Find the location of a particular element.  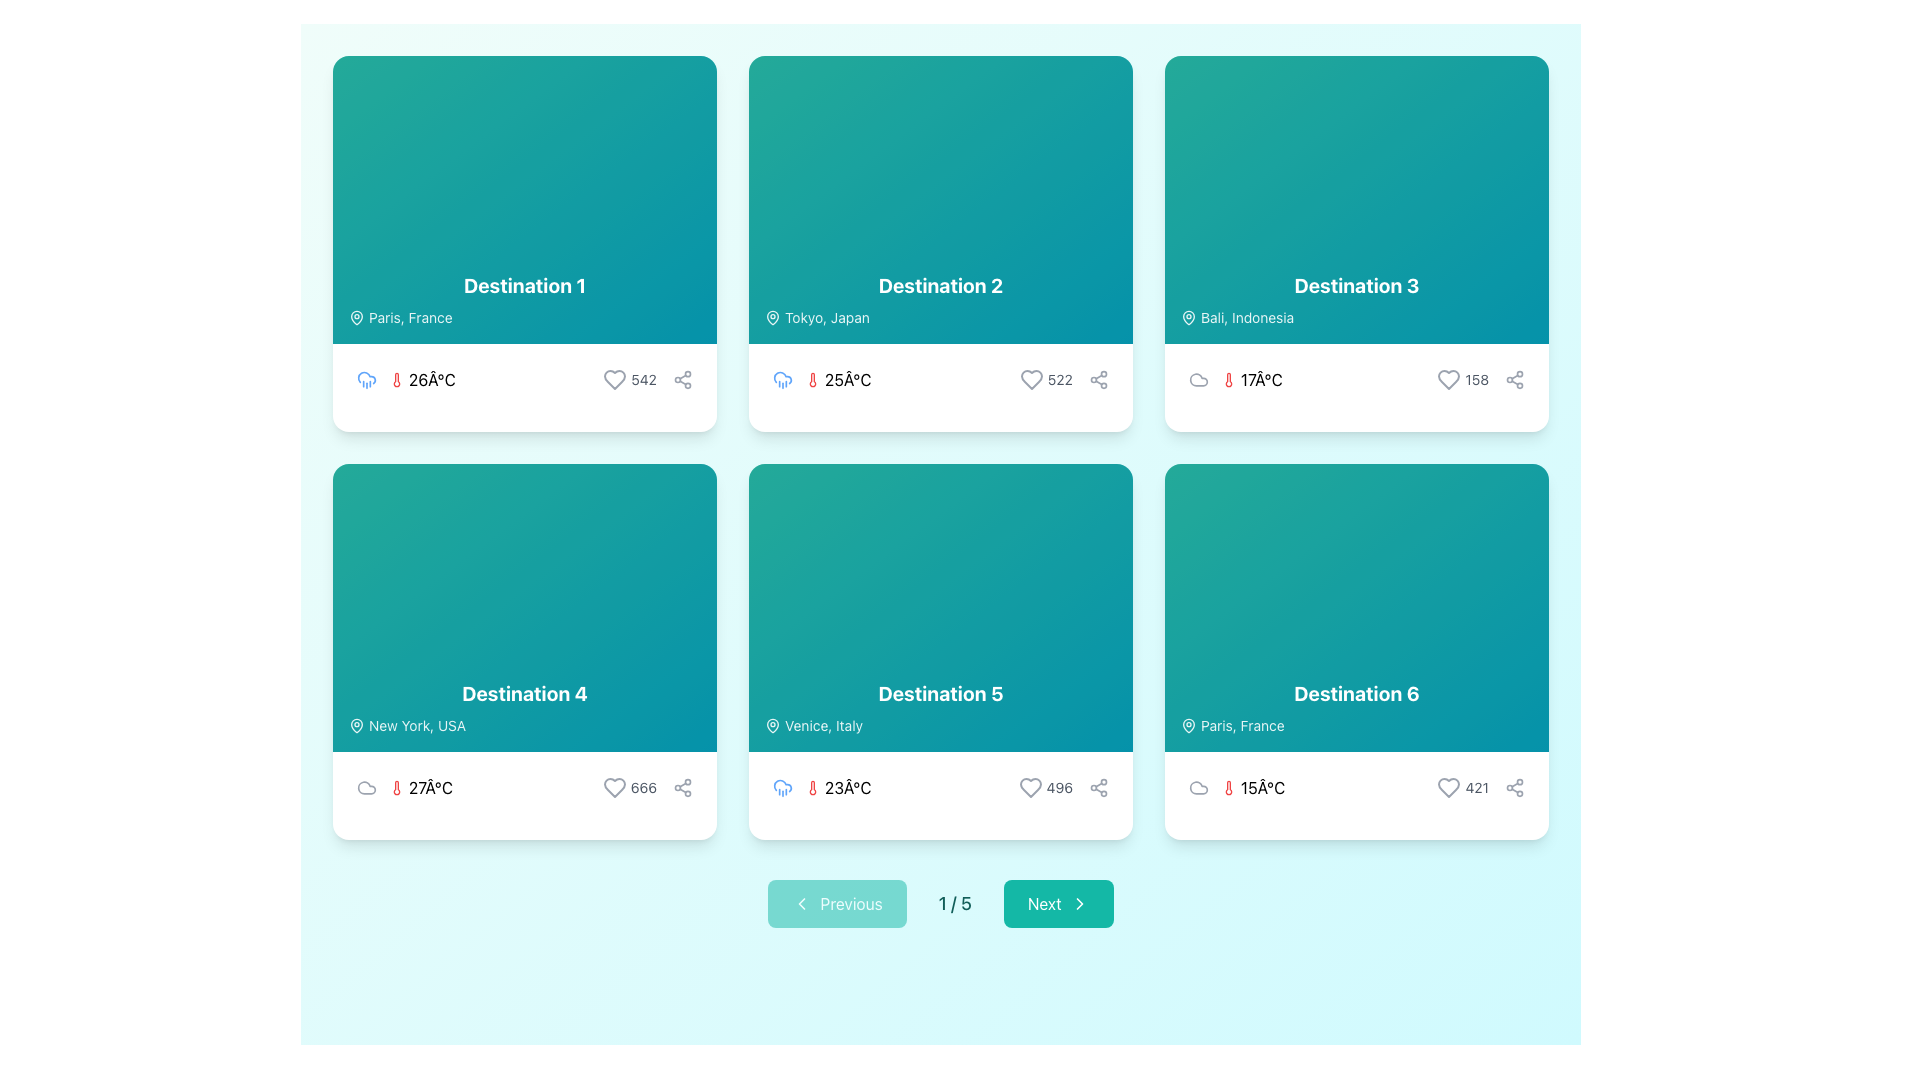

the thermometer icon located in the lower text section of the card labeled 'Destination 6', positioned on the right column of the second row in the grid layout is located at coordinates (1227, 786).